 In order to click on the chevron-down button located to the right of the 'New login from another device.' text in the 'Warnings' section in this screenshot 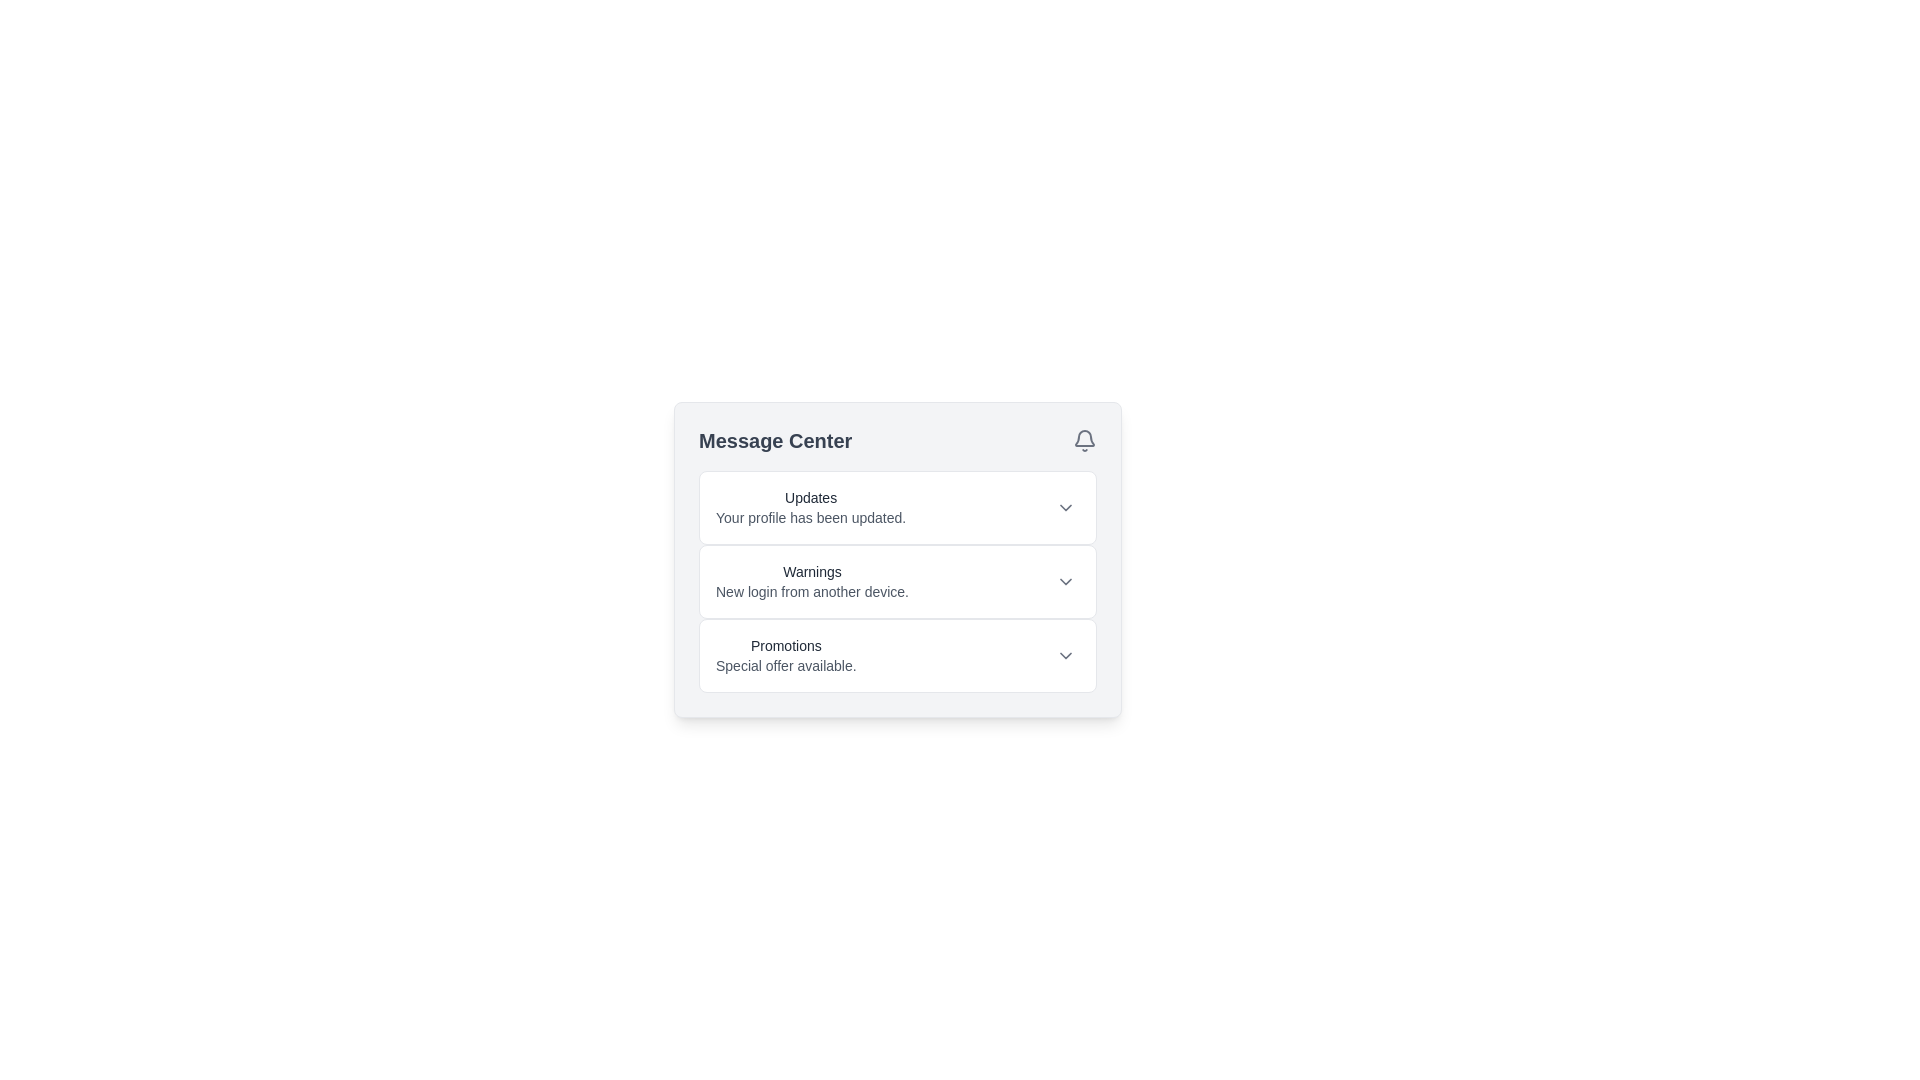, I will do `click(1064, 582)`.